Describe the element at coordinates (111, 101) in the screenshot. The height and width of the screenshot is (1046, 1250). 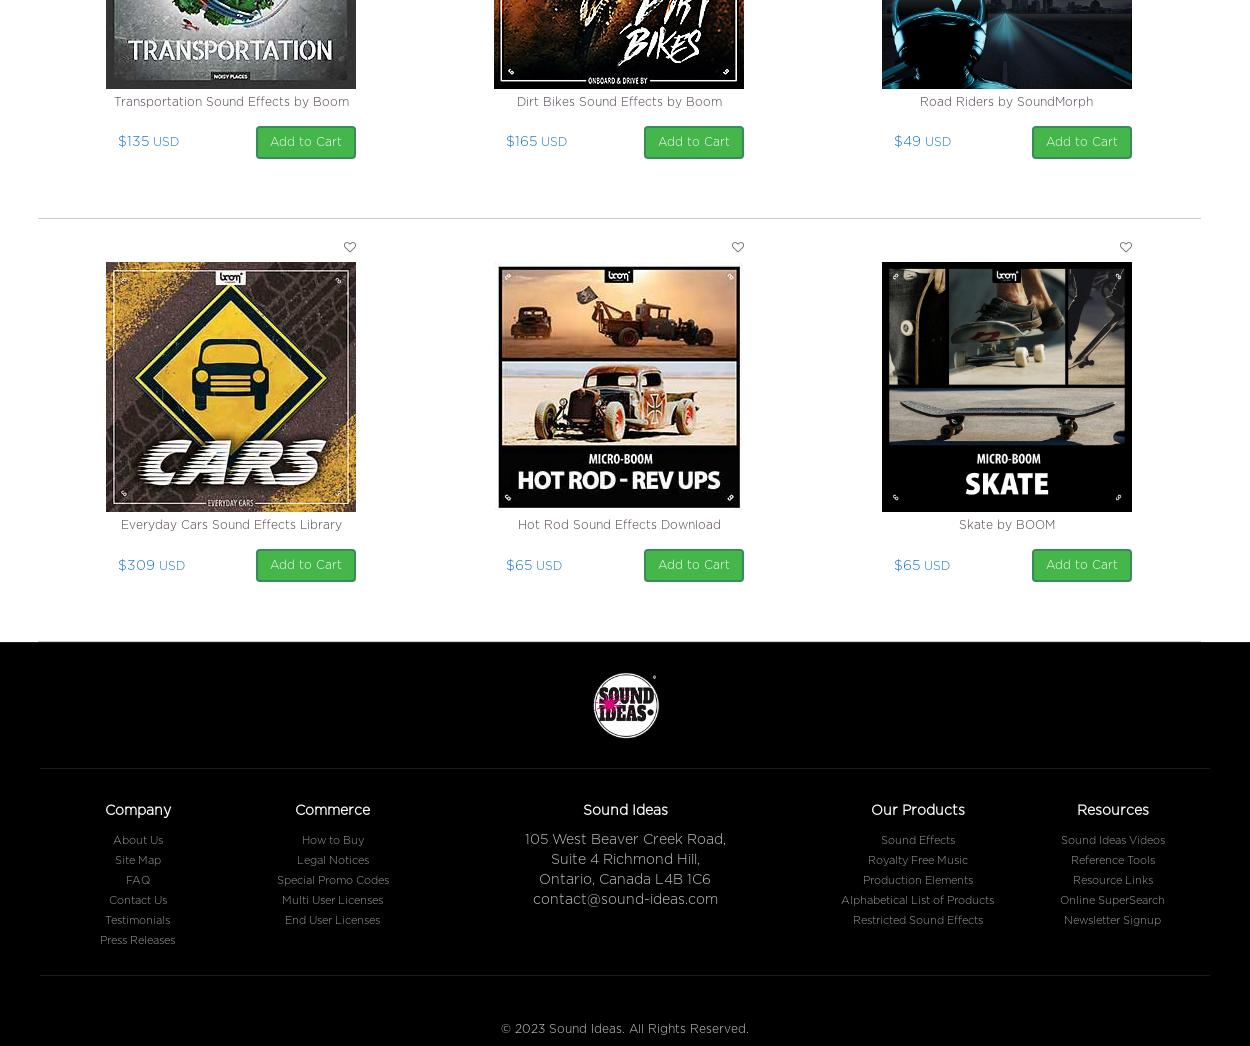
I see `'Transportation Sound Effects by Boom'` at that location.